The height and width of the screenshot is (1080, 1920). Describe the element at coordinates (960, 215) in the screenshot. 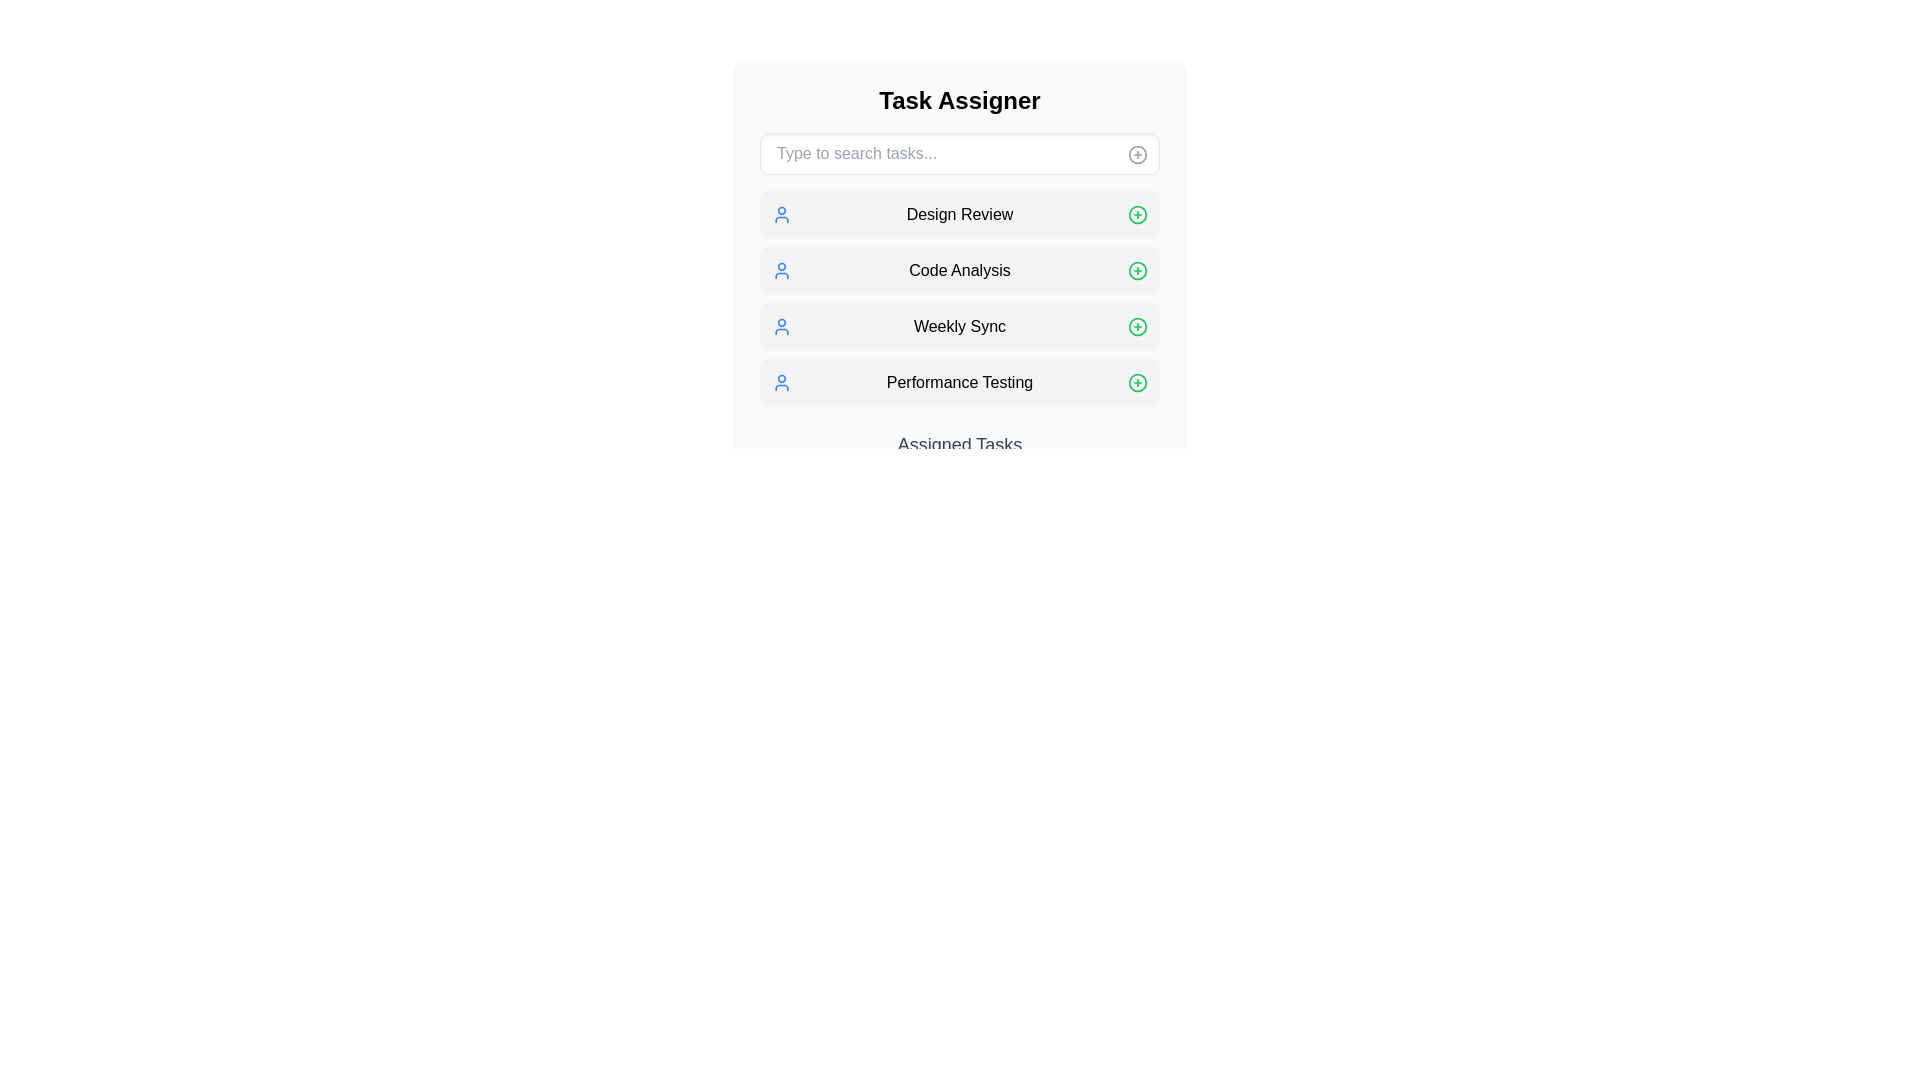

I see `the 'Design Review' text label, which is the central text of the first item in a vertical task selector list` at that location.